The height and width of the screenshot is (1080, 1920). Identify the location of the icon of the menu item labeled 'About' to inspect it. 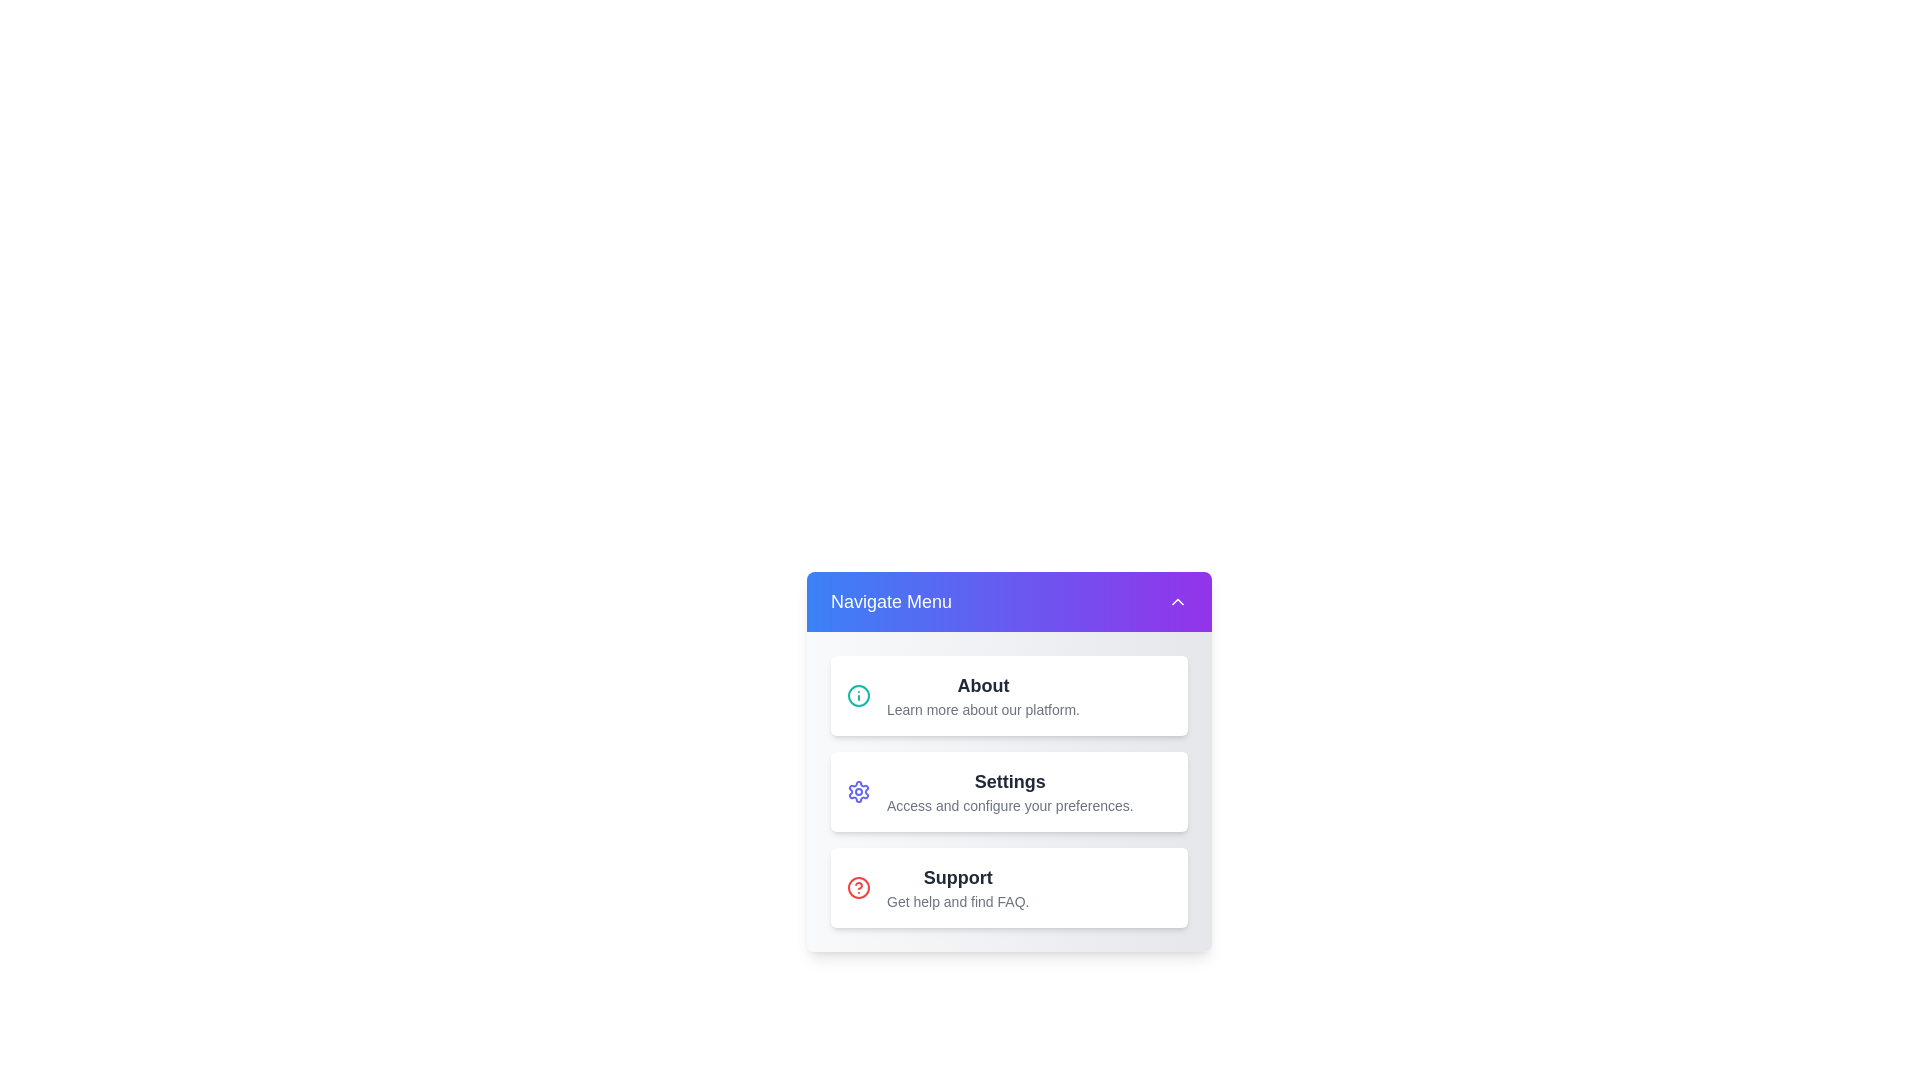
(859, 694).